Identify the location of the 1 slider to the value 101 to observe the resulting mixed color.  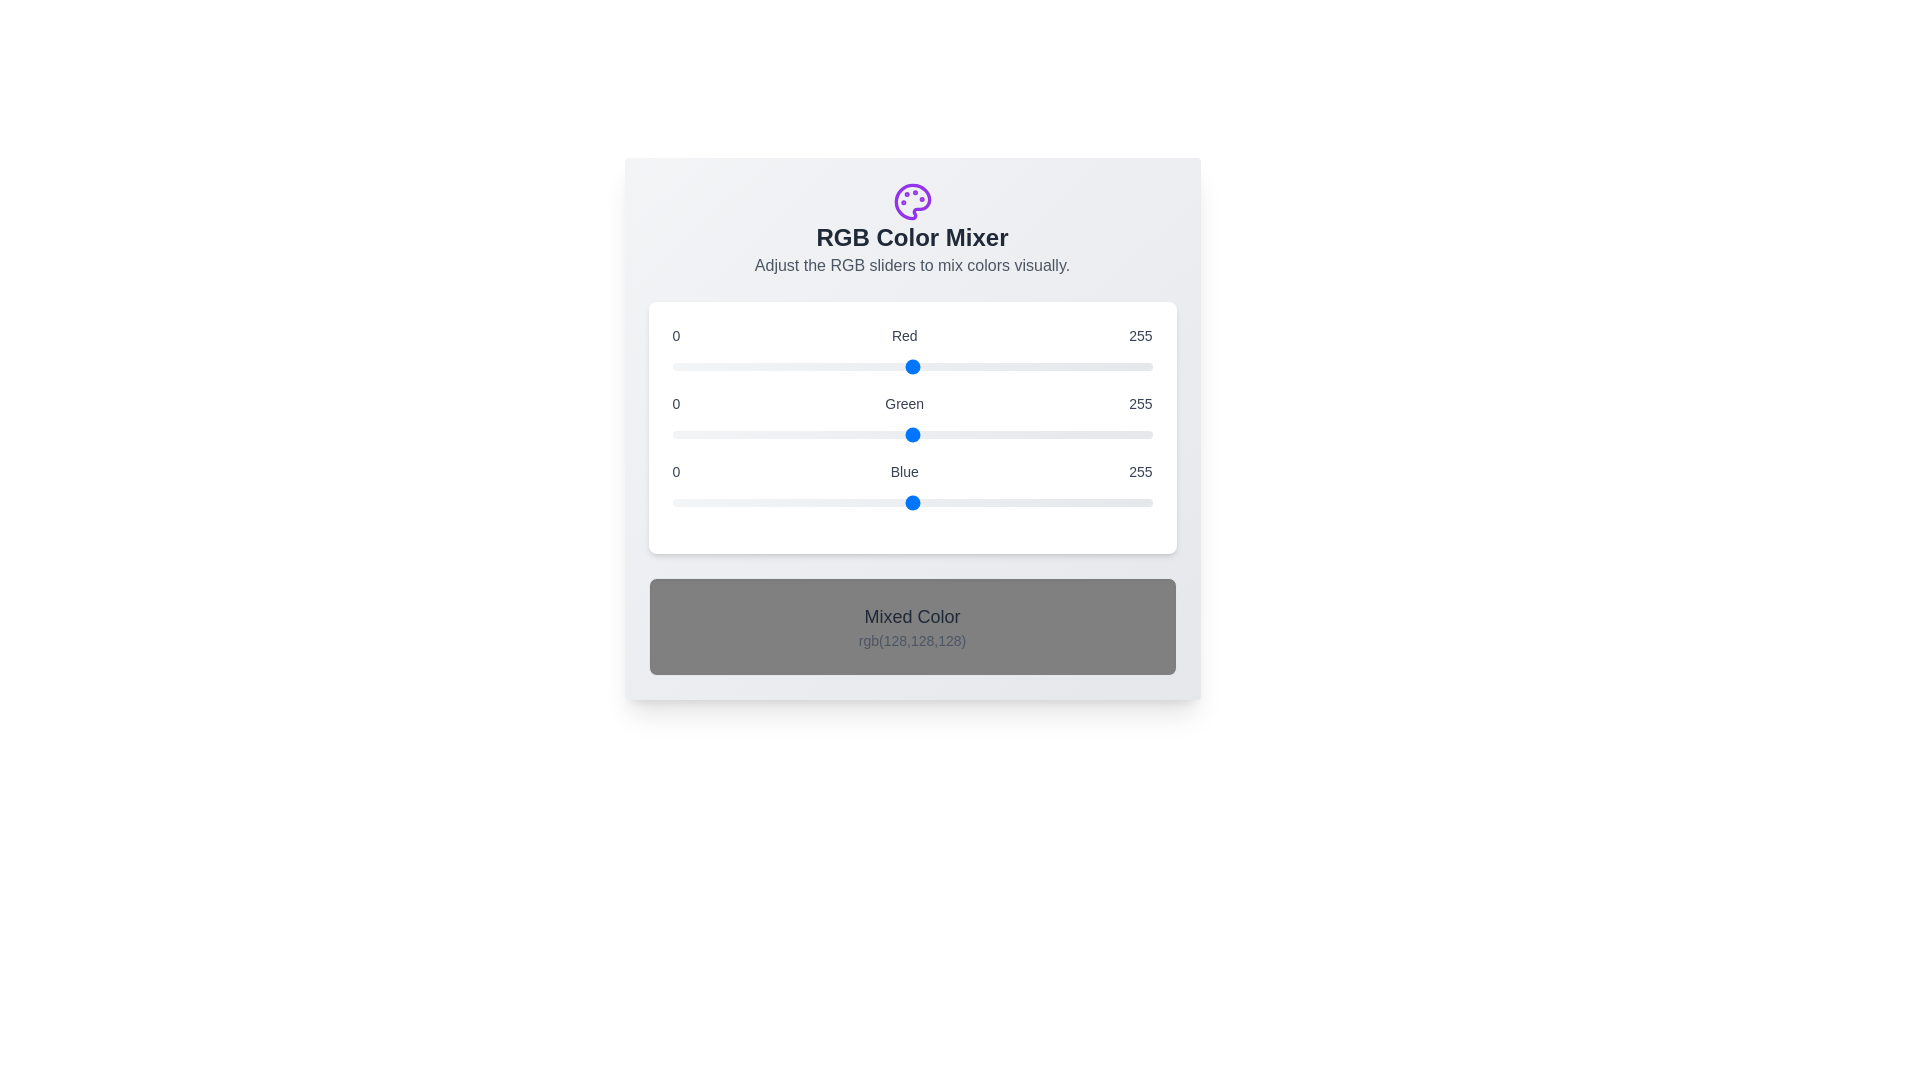
(911, 434).